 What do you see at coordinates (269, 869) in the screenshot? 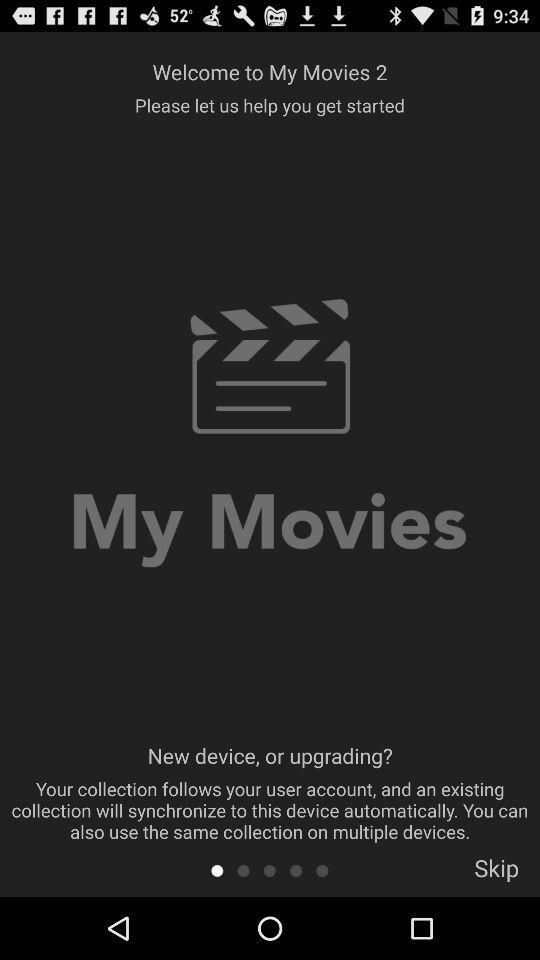
I see `move ahead` at bounding box center [269, 869].